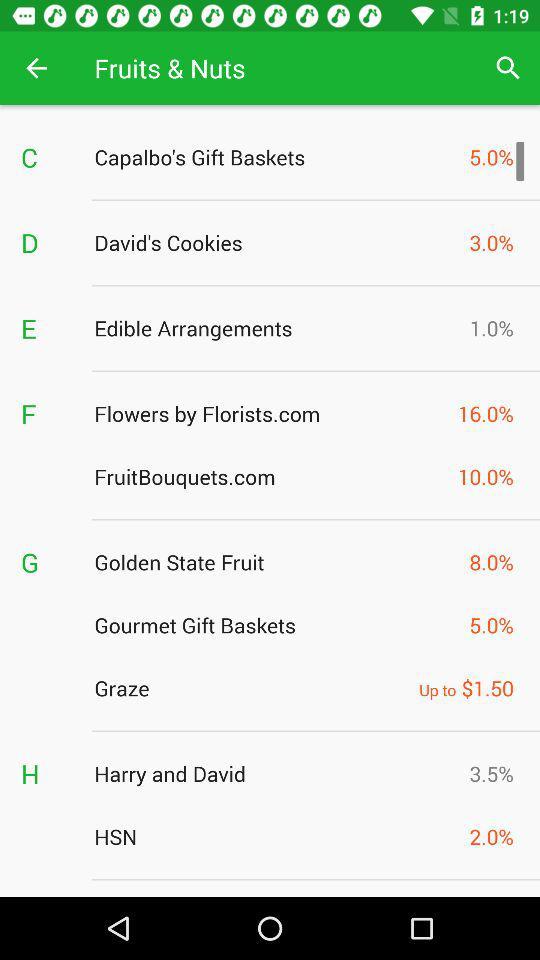 Image resolution: width=540 pixels, height=960 pixels. What do you see at coordinates (36, 68) in the screenshot?
I see `app next to the fruits & nuts app` at bounding box center [36, 68].